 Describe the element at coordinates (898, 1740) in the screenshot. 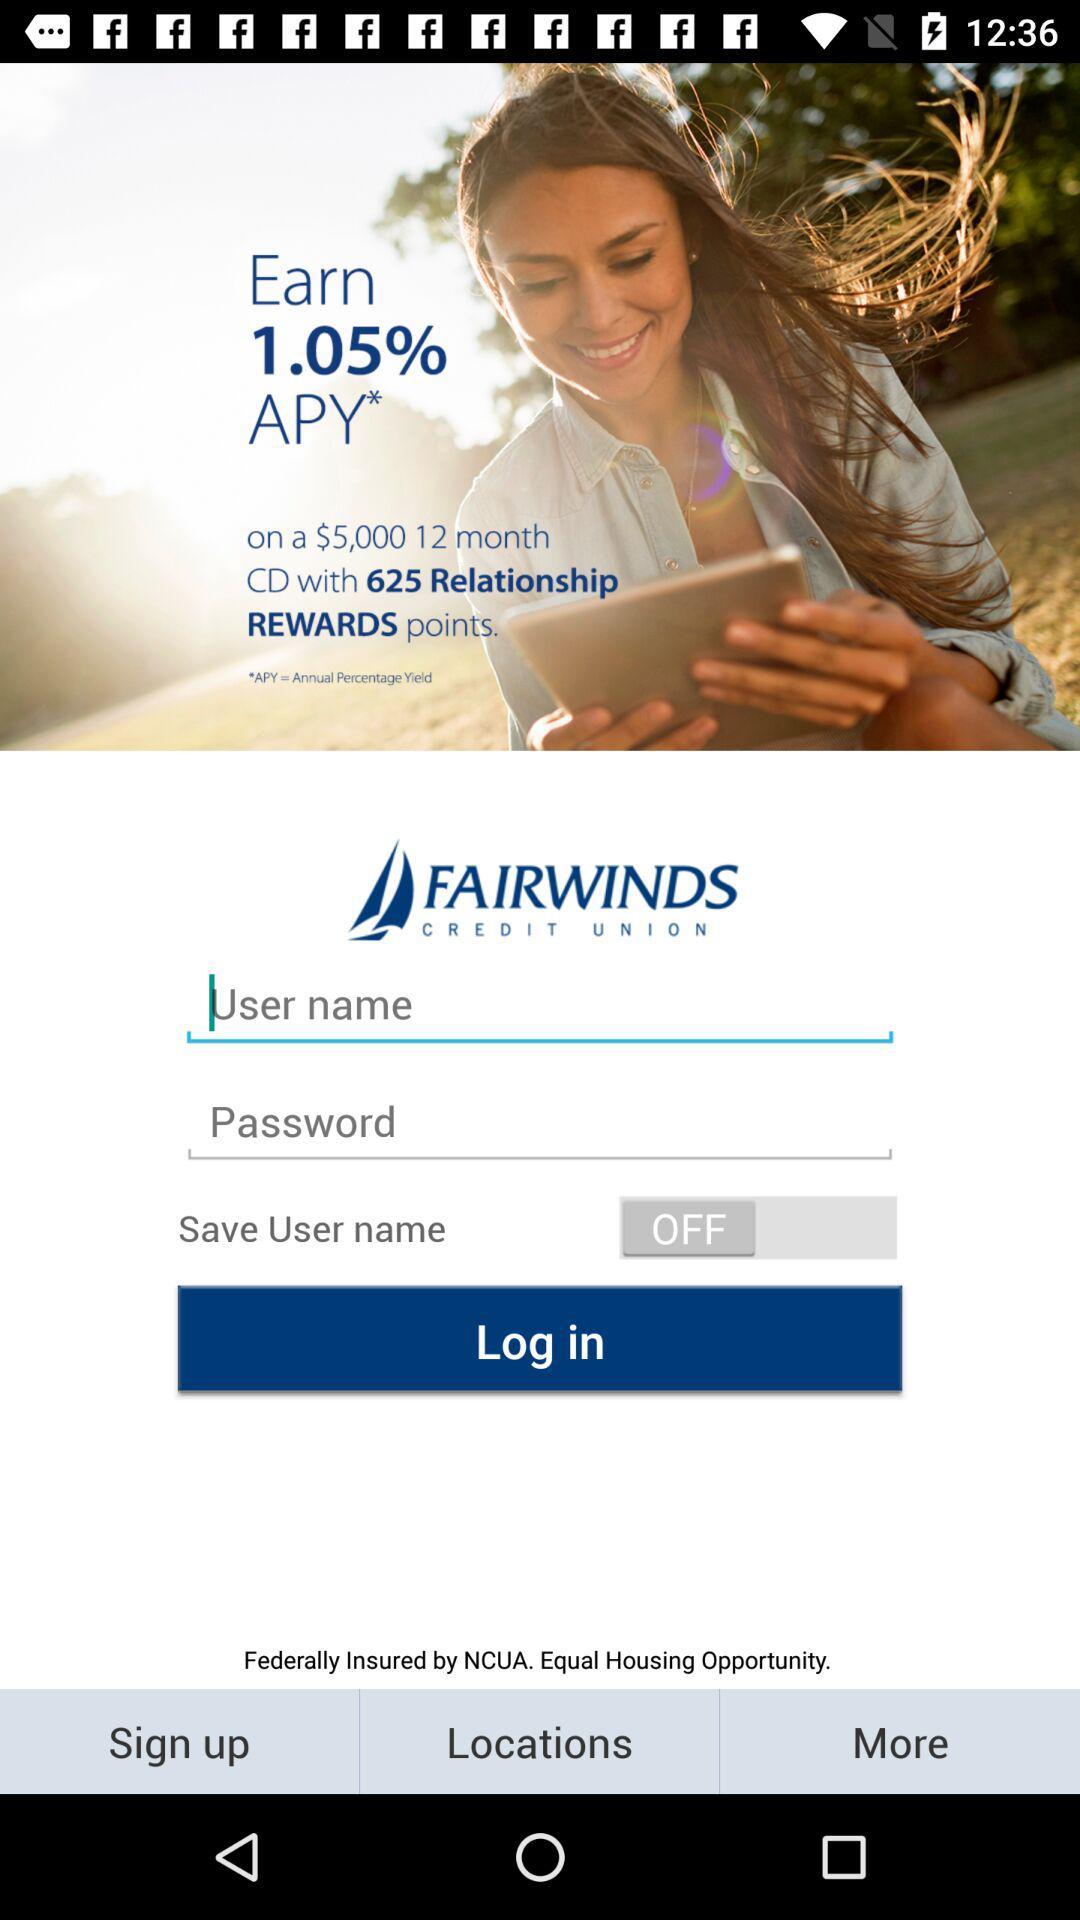

I see `more item` at that location.